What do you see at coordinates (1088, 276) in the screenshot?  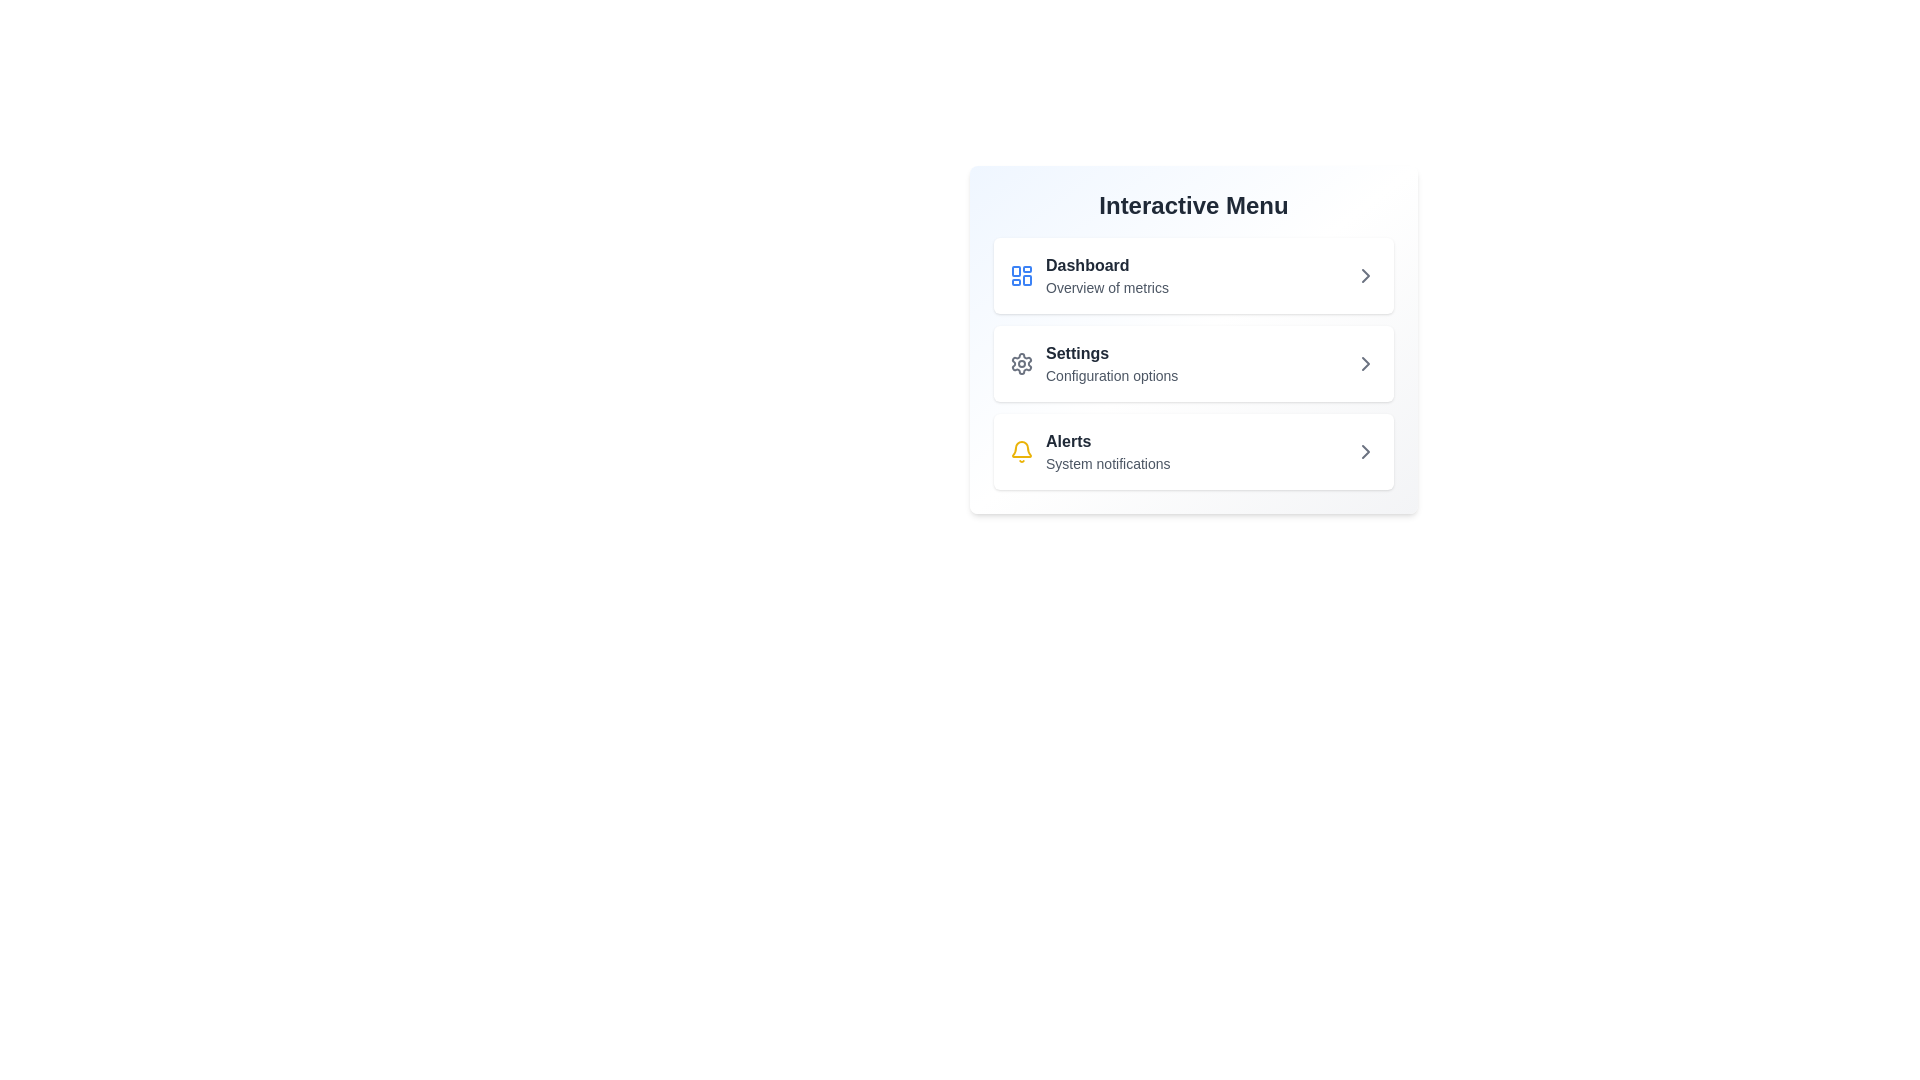 I see `the 'Dashboard' menu item, which includes a bold gray heading and a grid-shaped blue icon` at bounding box center [1088, 276].